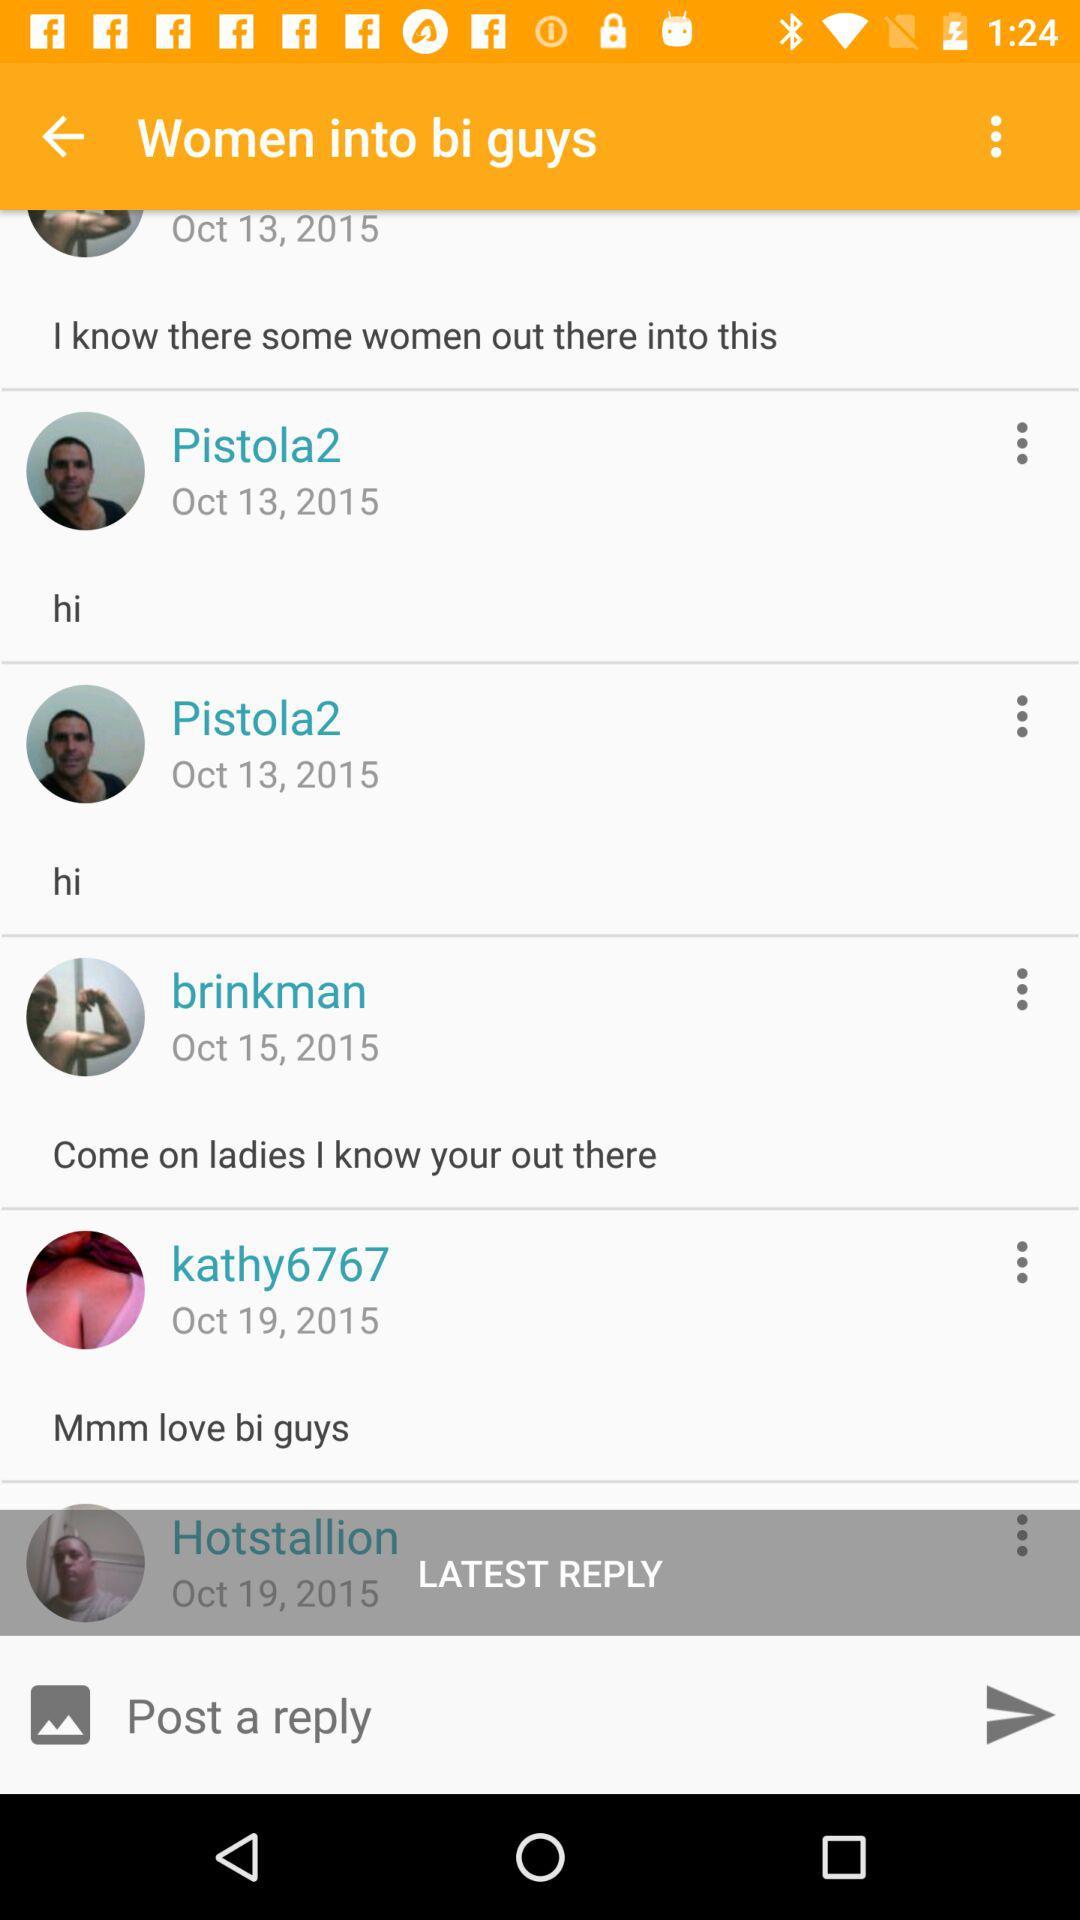  I want to click on post a reply, so click(540, 1713).